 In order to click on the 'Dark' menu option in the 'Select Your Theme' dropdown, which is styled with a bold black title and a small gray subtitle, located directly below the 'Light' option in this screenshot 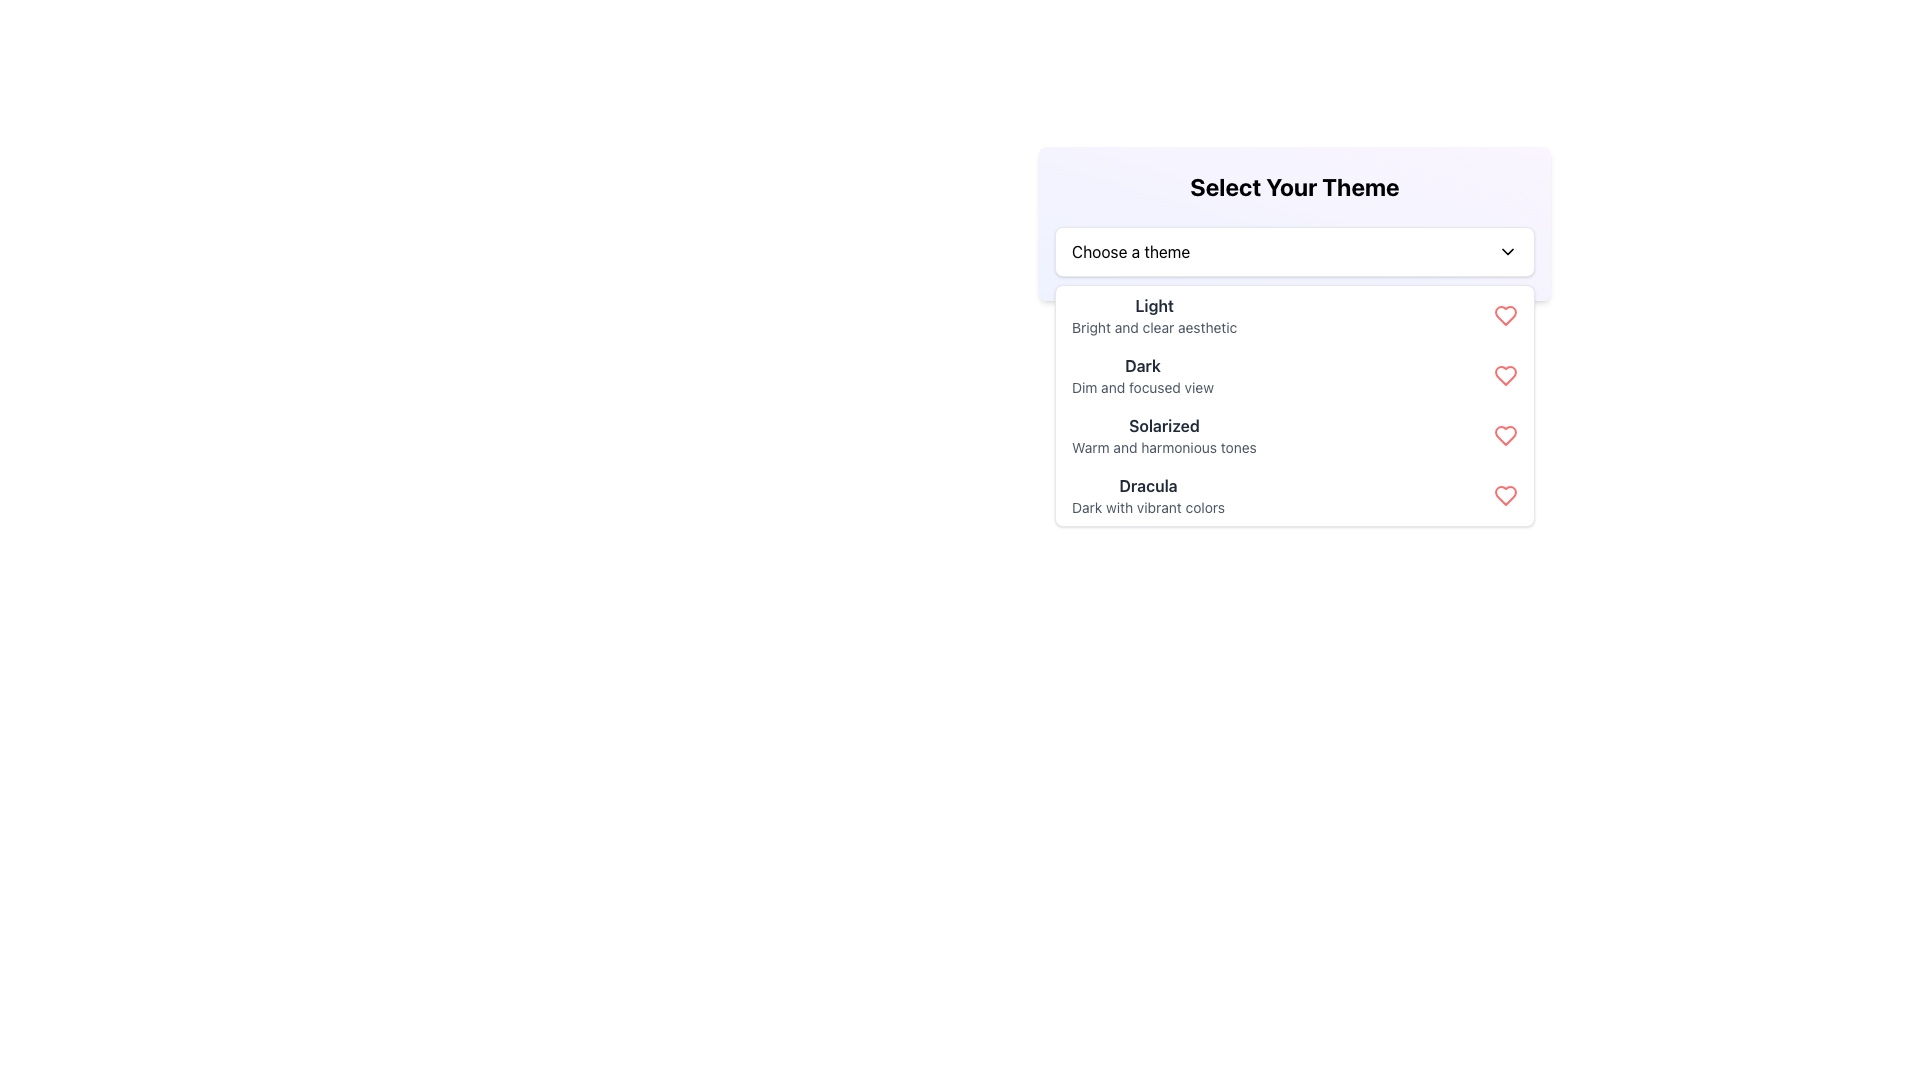, I will do `click(1295, 375)`.